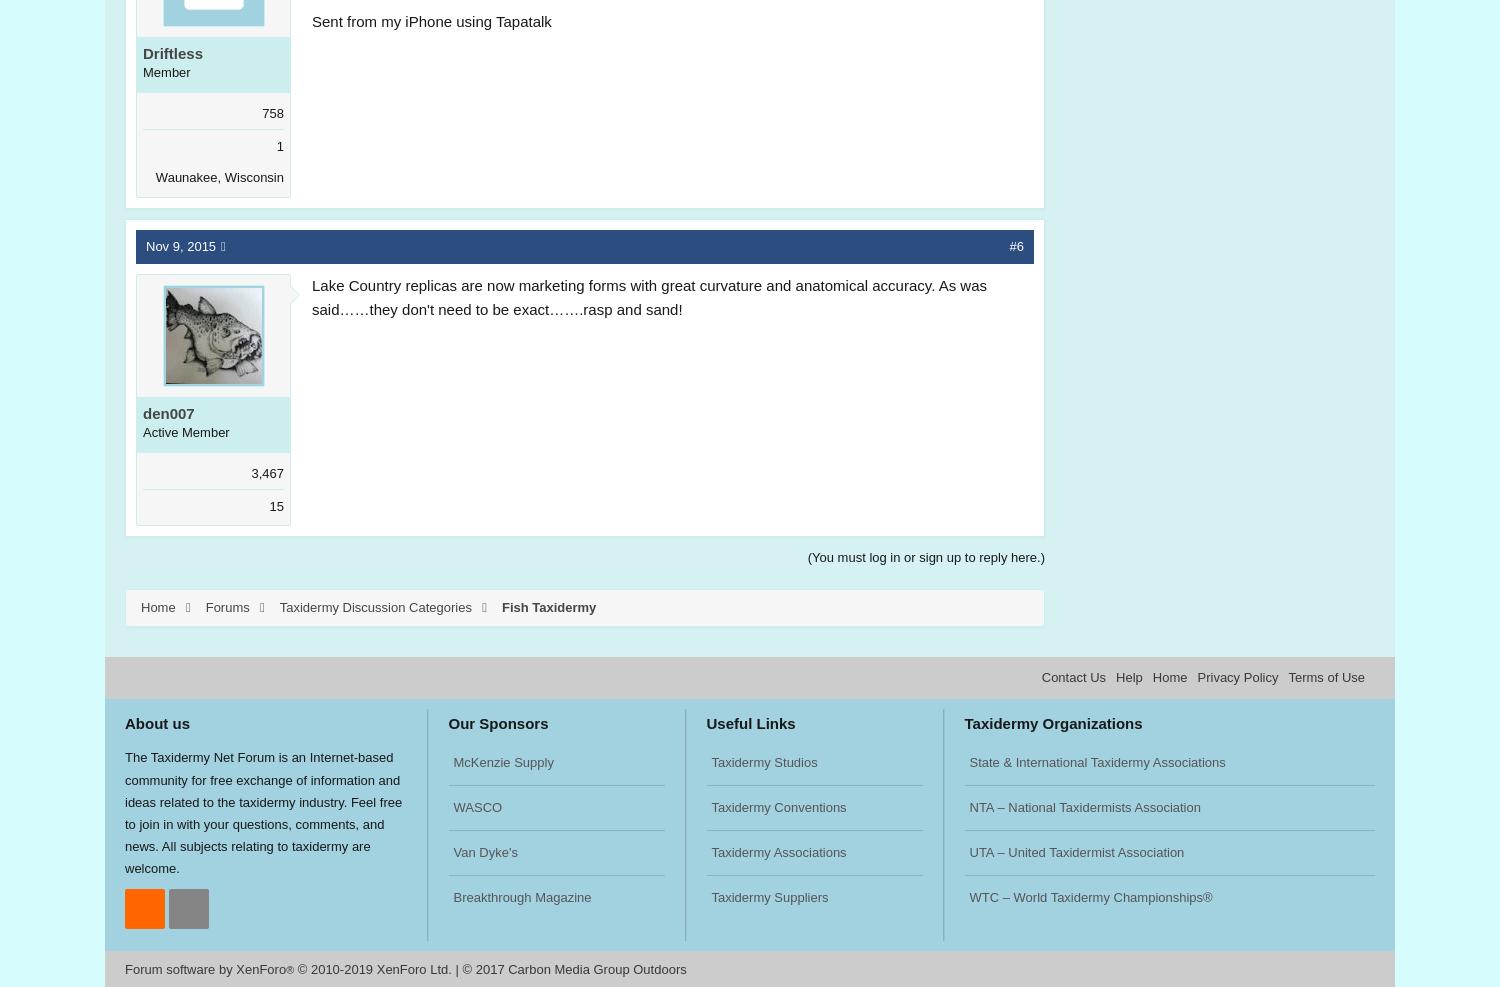  Describe the element at coordinates (1325, 677) in the screenshot. I see `'Terms of Use'` at that location.